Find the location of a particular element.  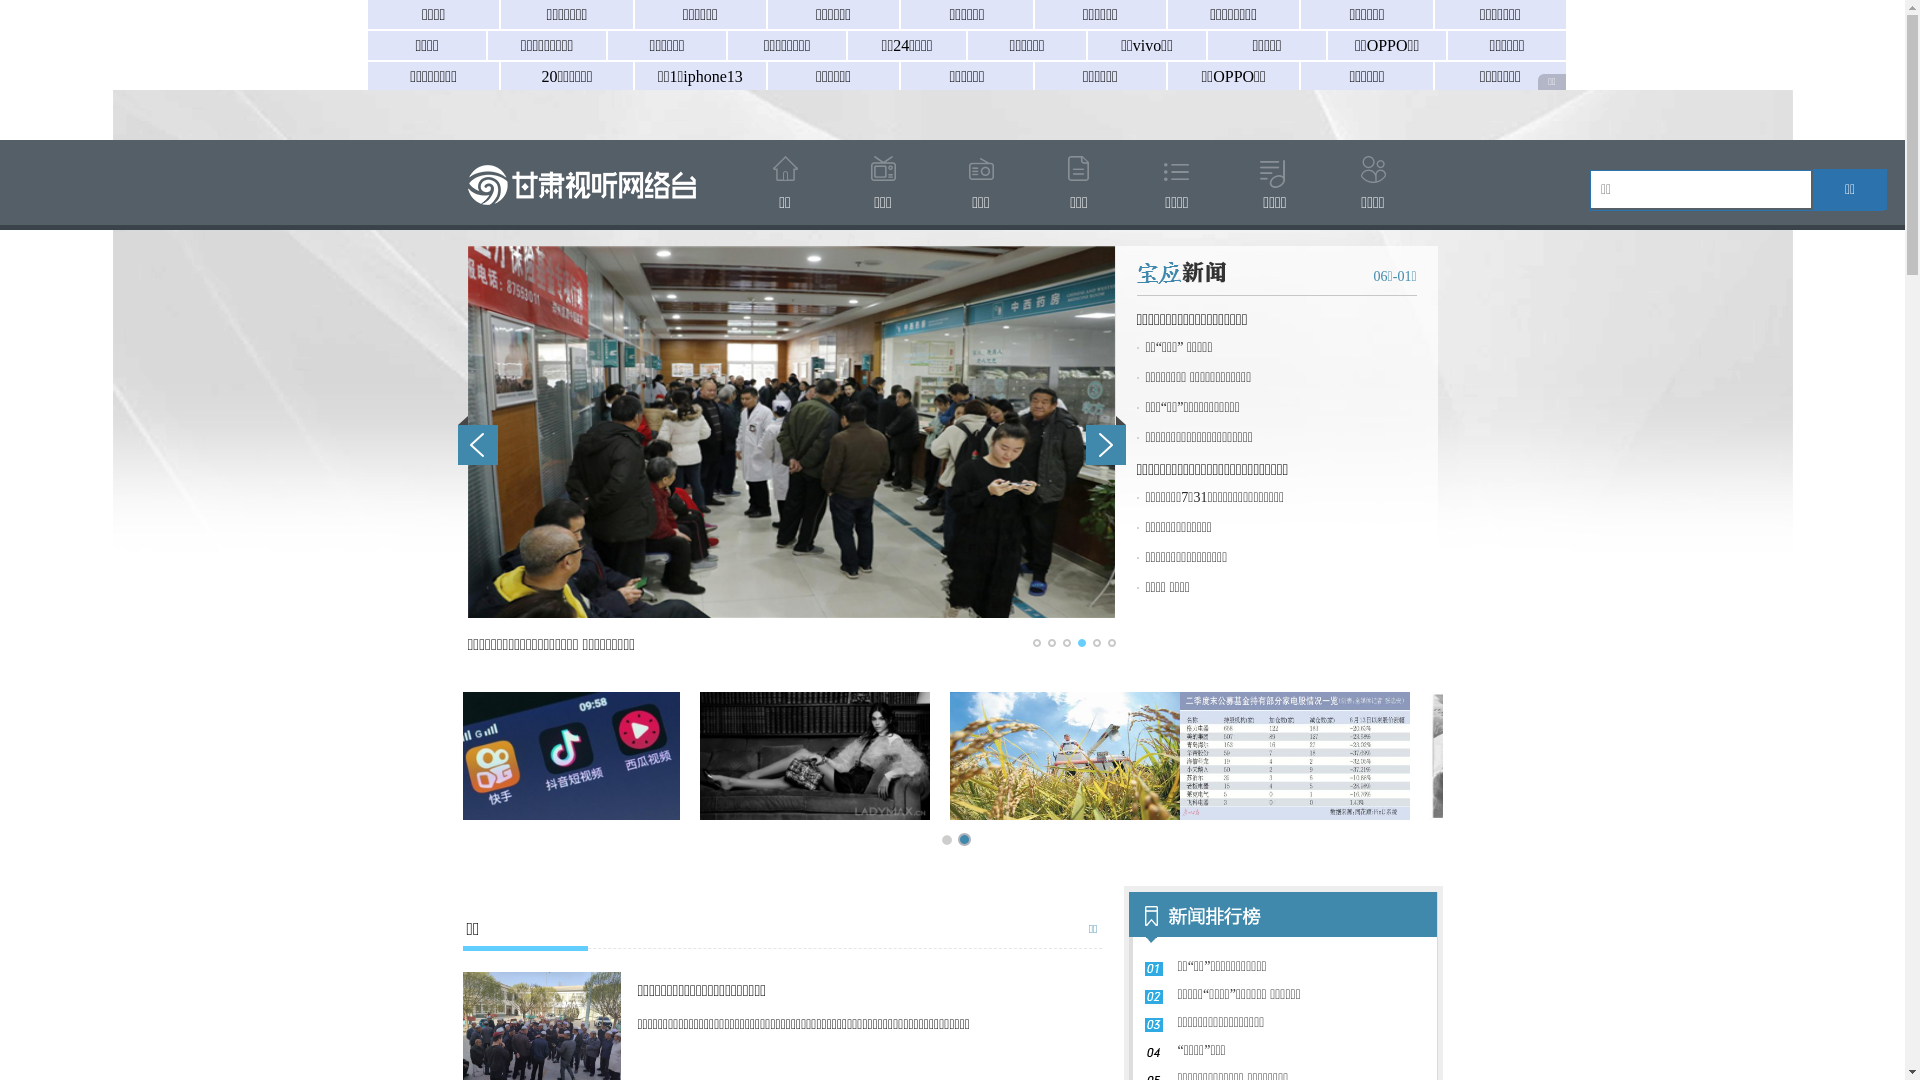

'6' is located at coordinates (1111, 643).